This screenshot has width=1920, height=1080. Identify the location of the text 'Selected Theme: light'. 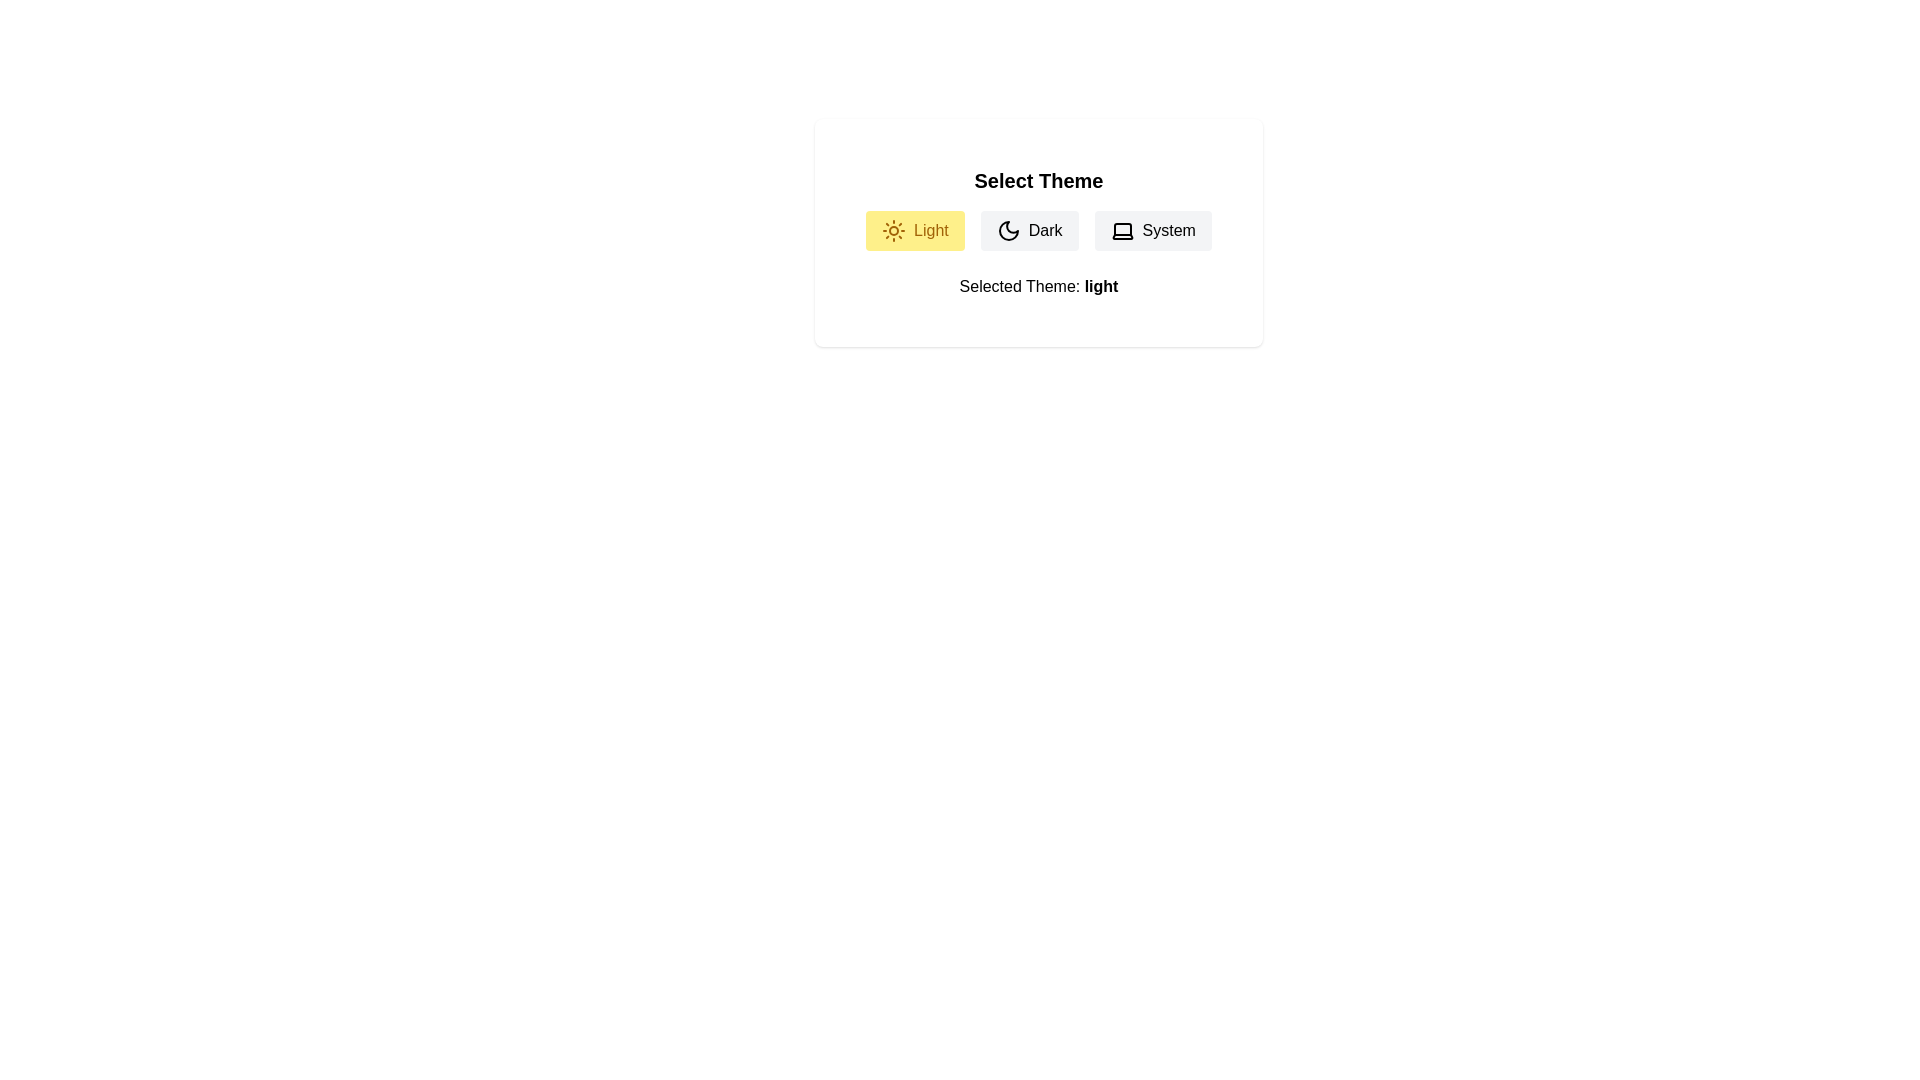
(1038, 286).